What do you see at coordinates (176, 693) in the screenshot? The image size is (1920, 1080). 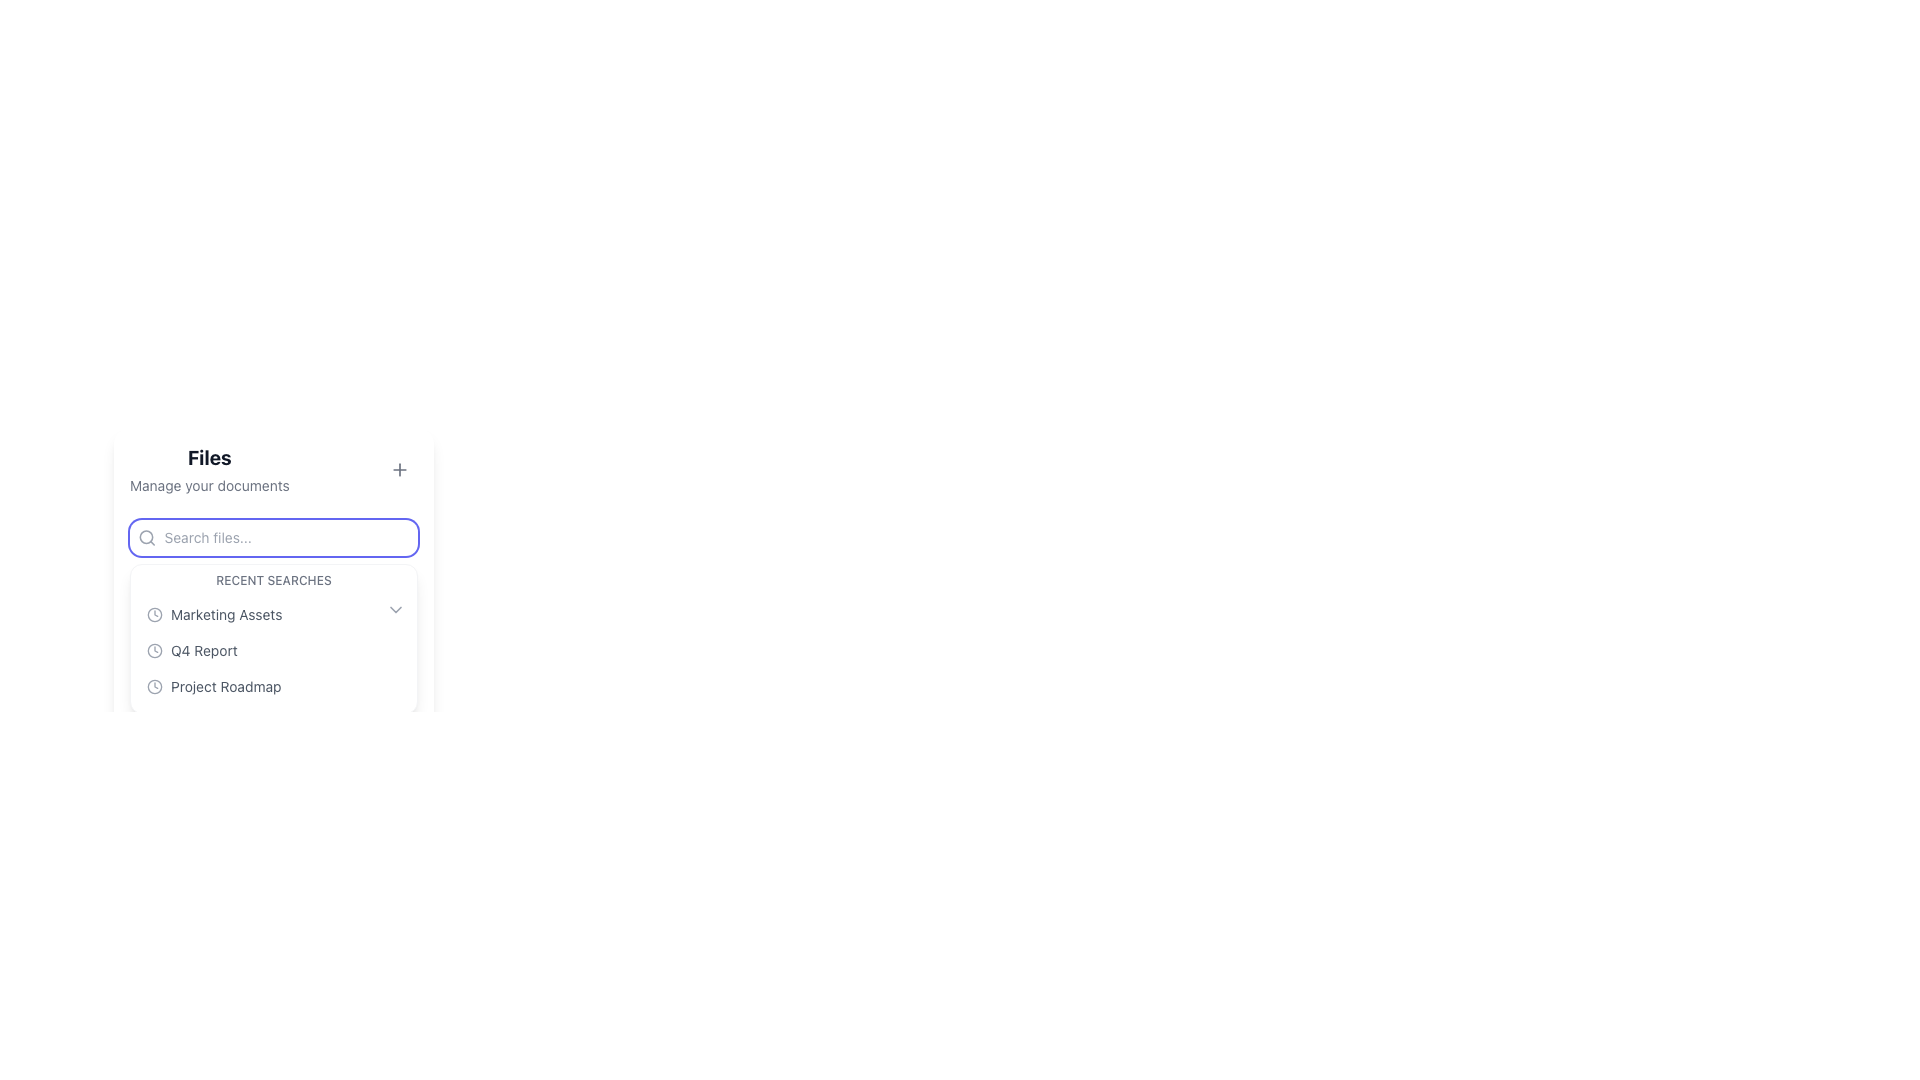 I see `the small rectangular file document icon located to the left of the text 'Project Roadmap' within the 'Recent Searches' section` at bounding box center [176, 693].